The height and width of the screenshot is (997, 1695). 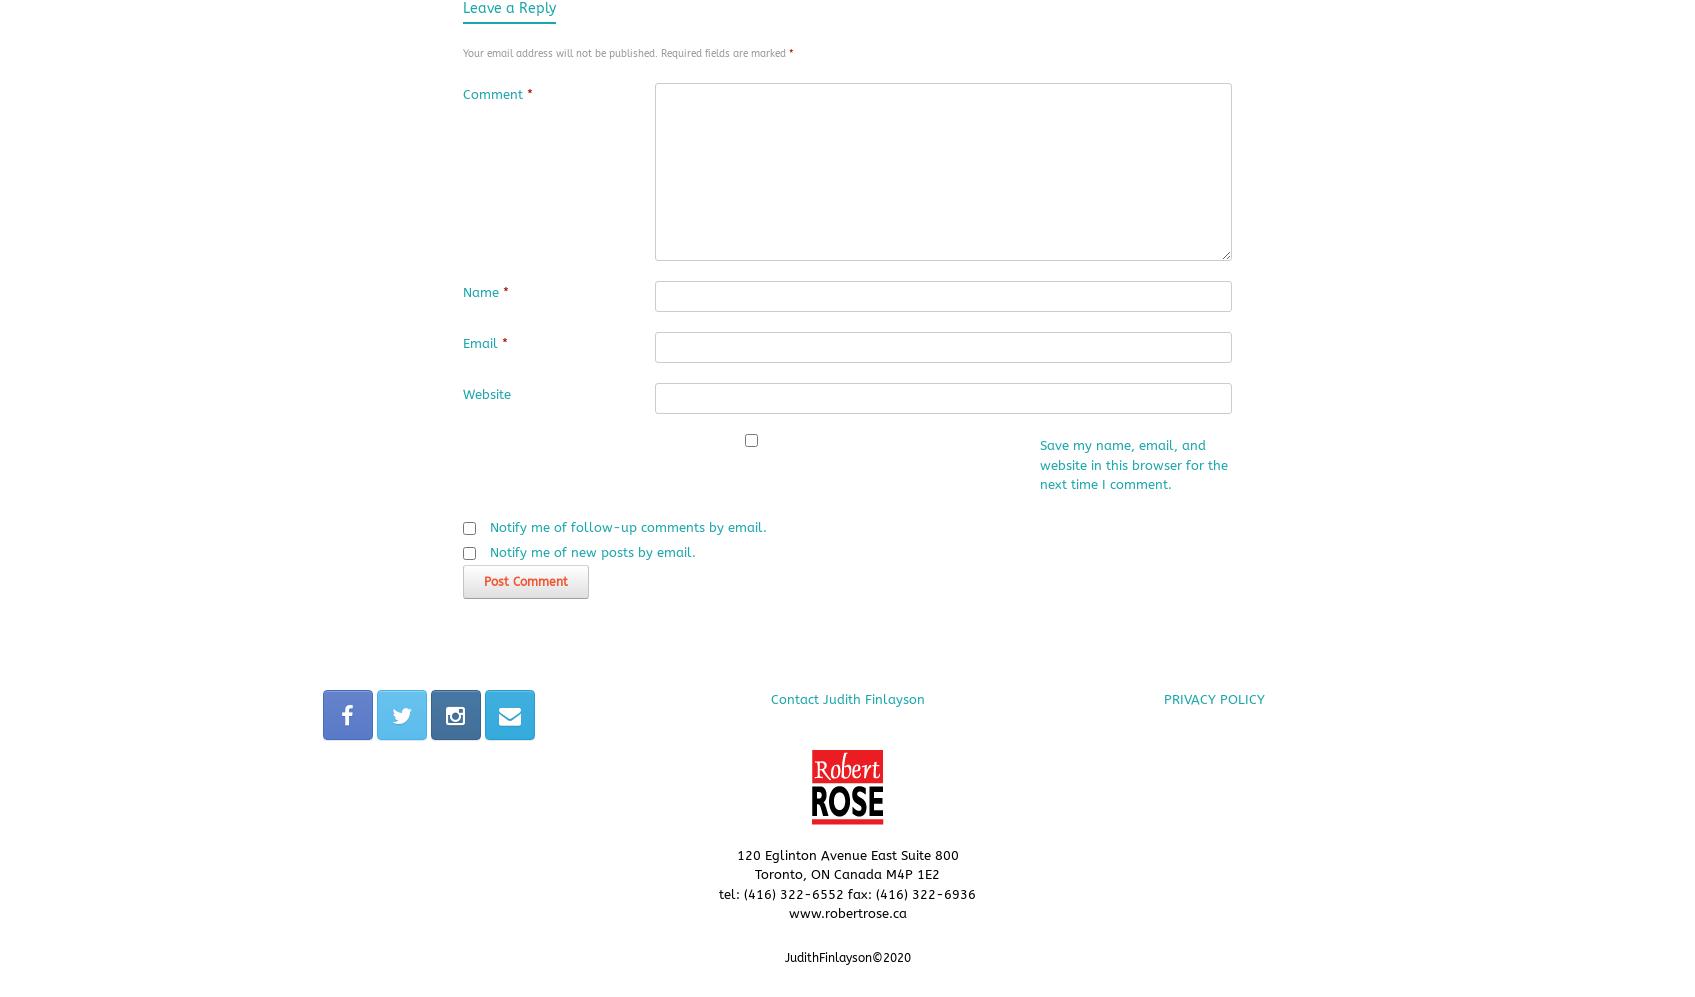 I want to click on 'PRIVACY POLICY', so click(x=1213, y=697).